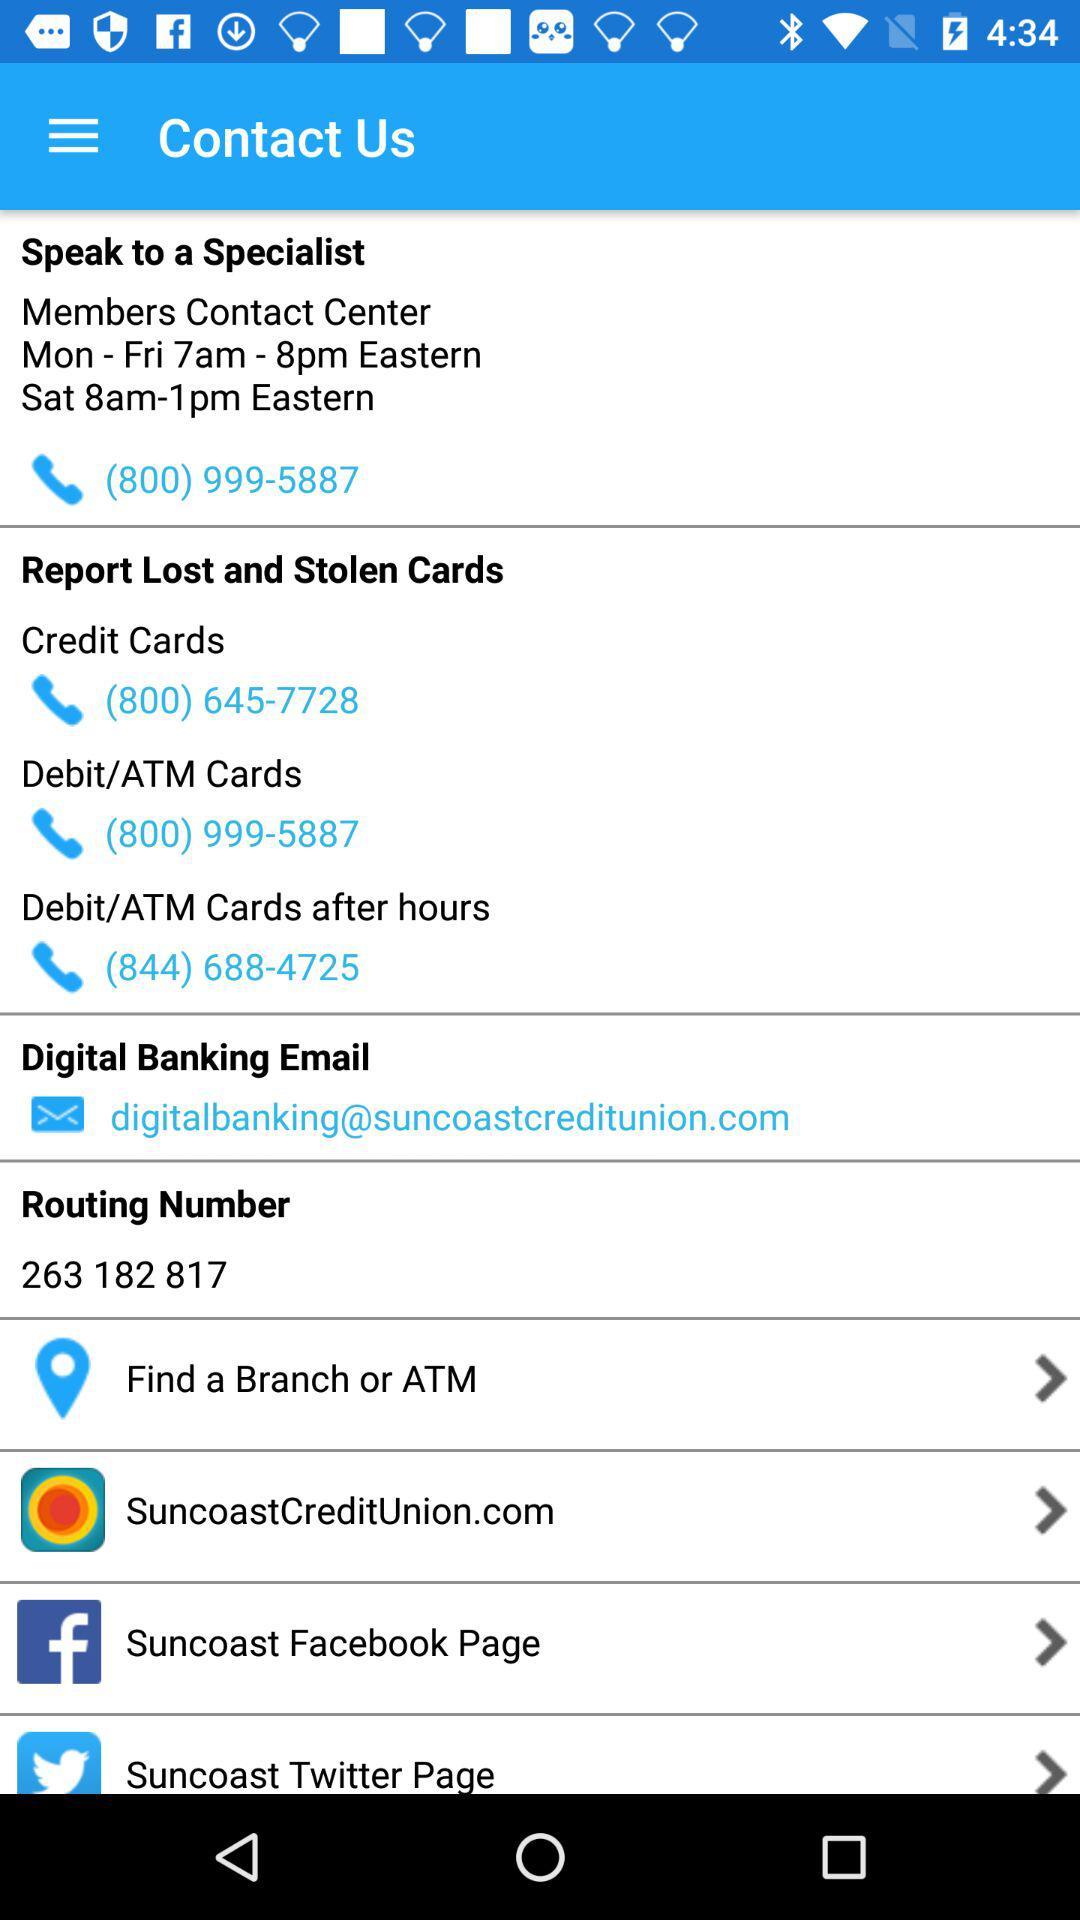 The image size is (1080, 1920). I want to click on item to the left of contact us item, so click(72, 135).